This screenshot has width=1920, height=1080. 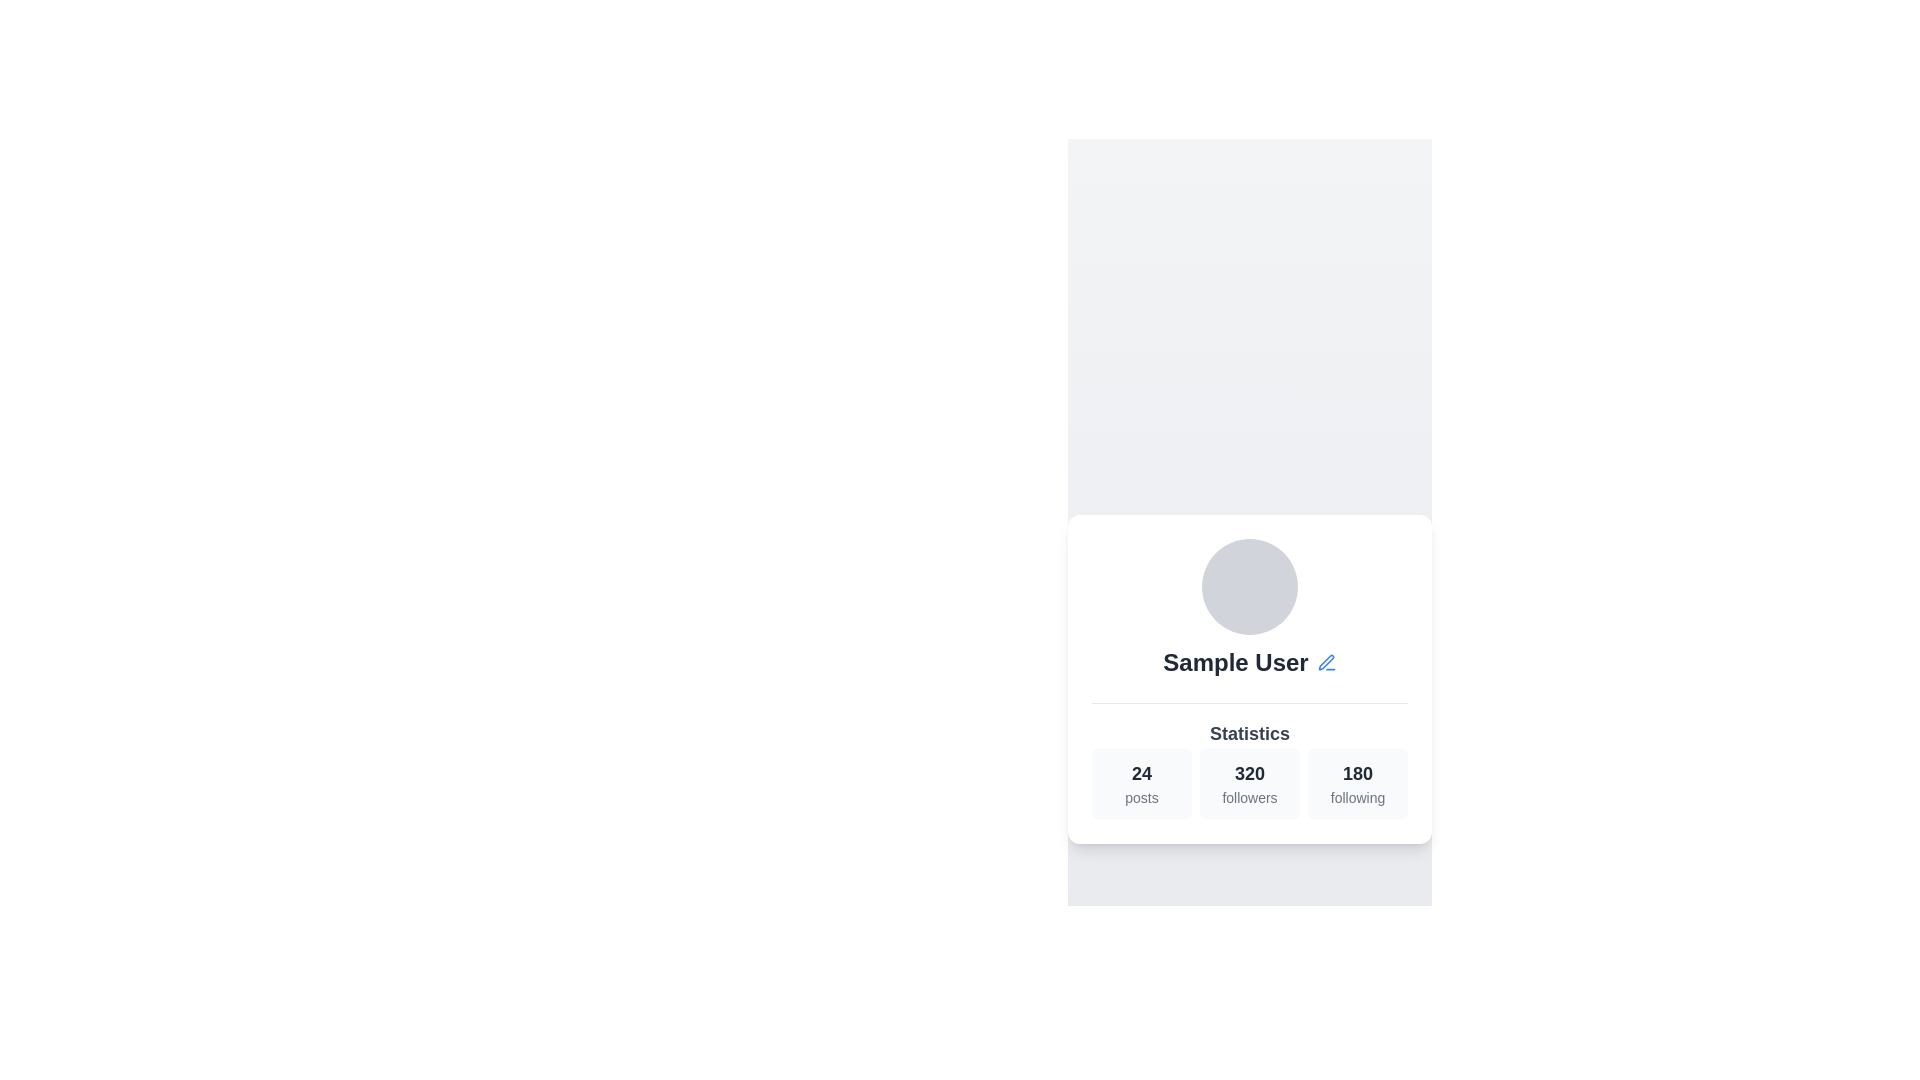 I want to click on the blue pen icon button adjacent to the text 'Sample User' to initiate the edit action, so click(x=1326, y=662).